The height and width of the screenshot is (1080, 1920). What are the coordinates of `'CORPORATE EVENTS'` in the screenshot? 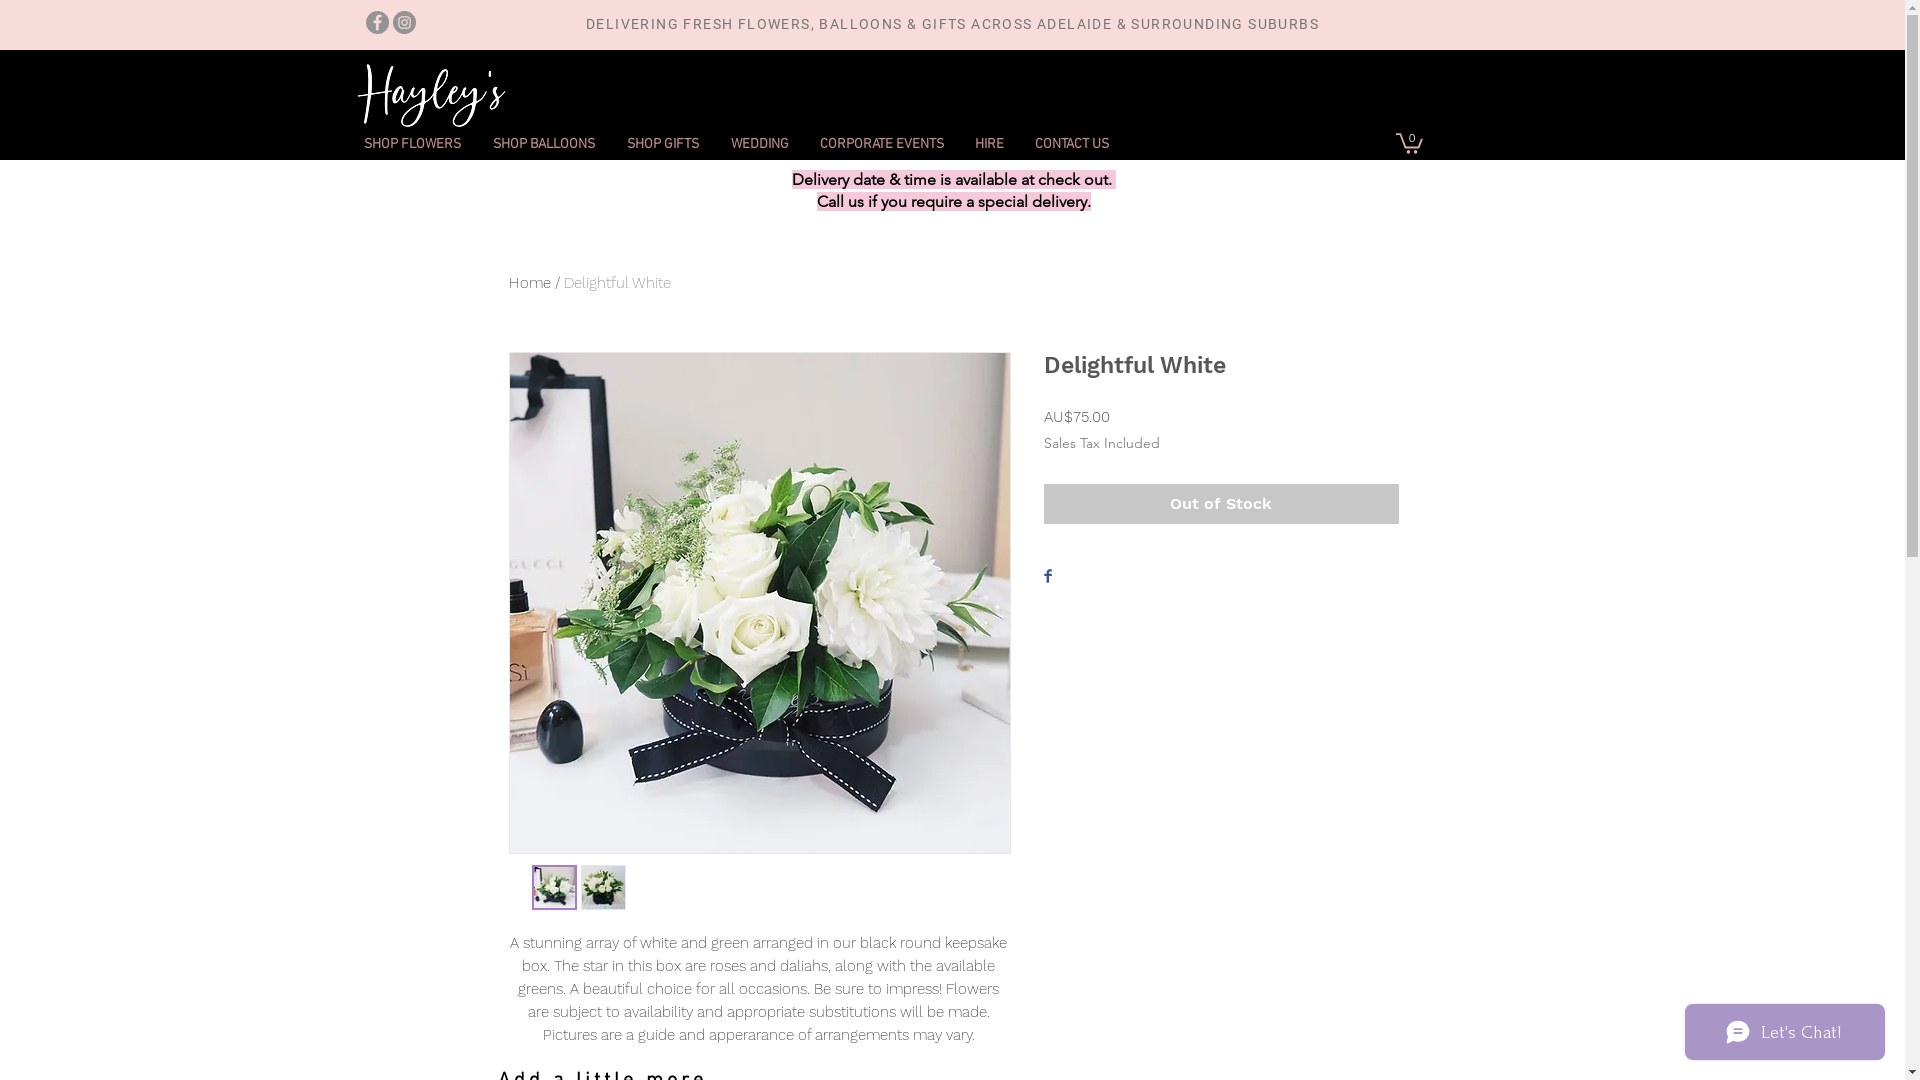 It's located at (880, 143).